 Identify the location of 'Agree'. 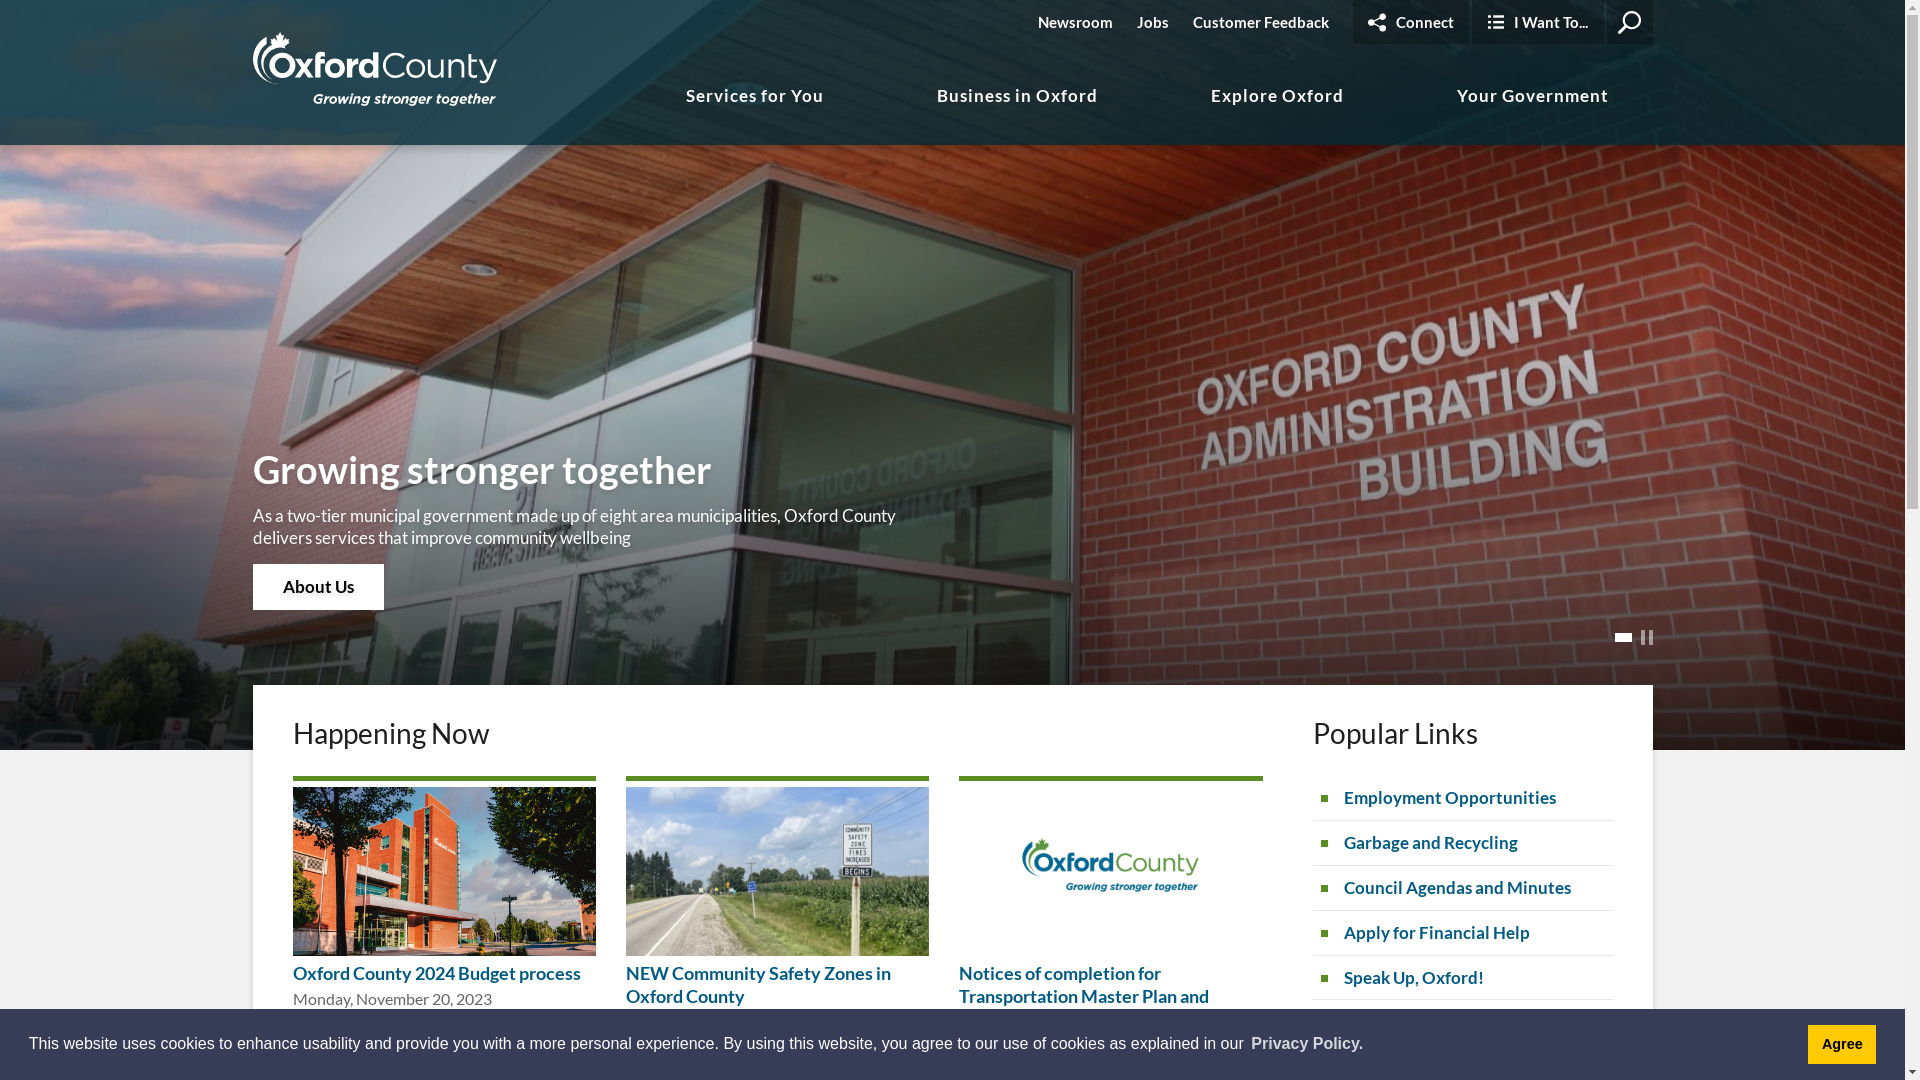
(1841, 1043).